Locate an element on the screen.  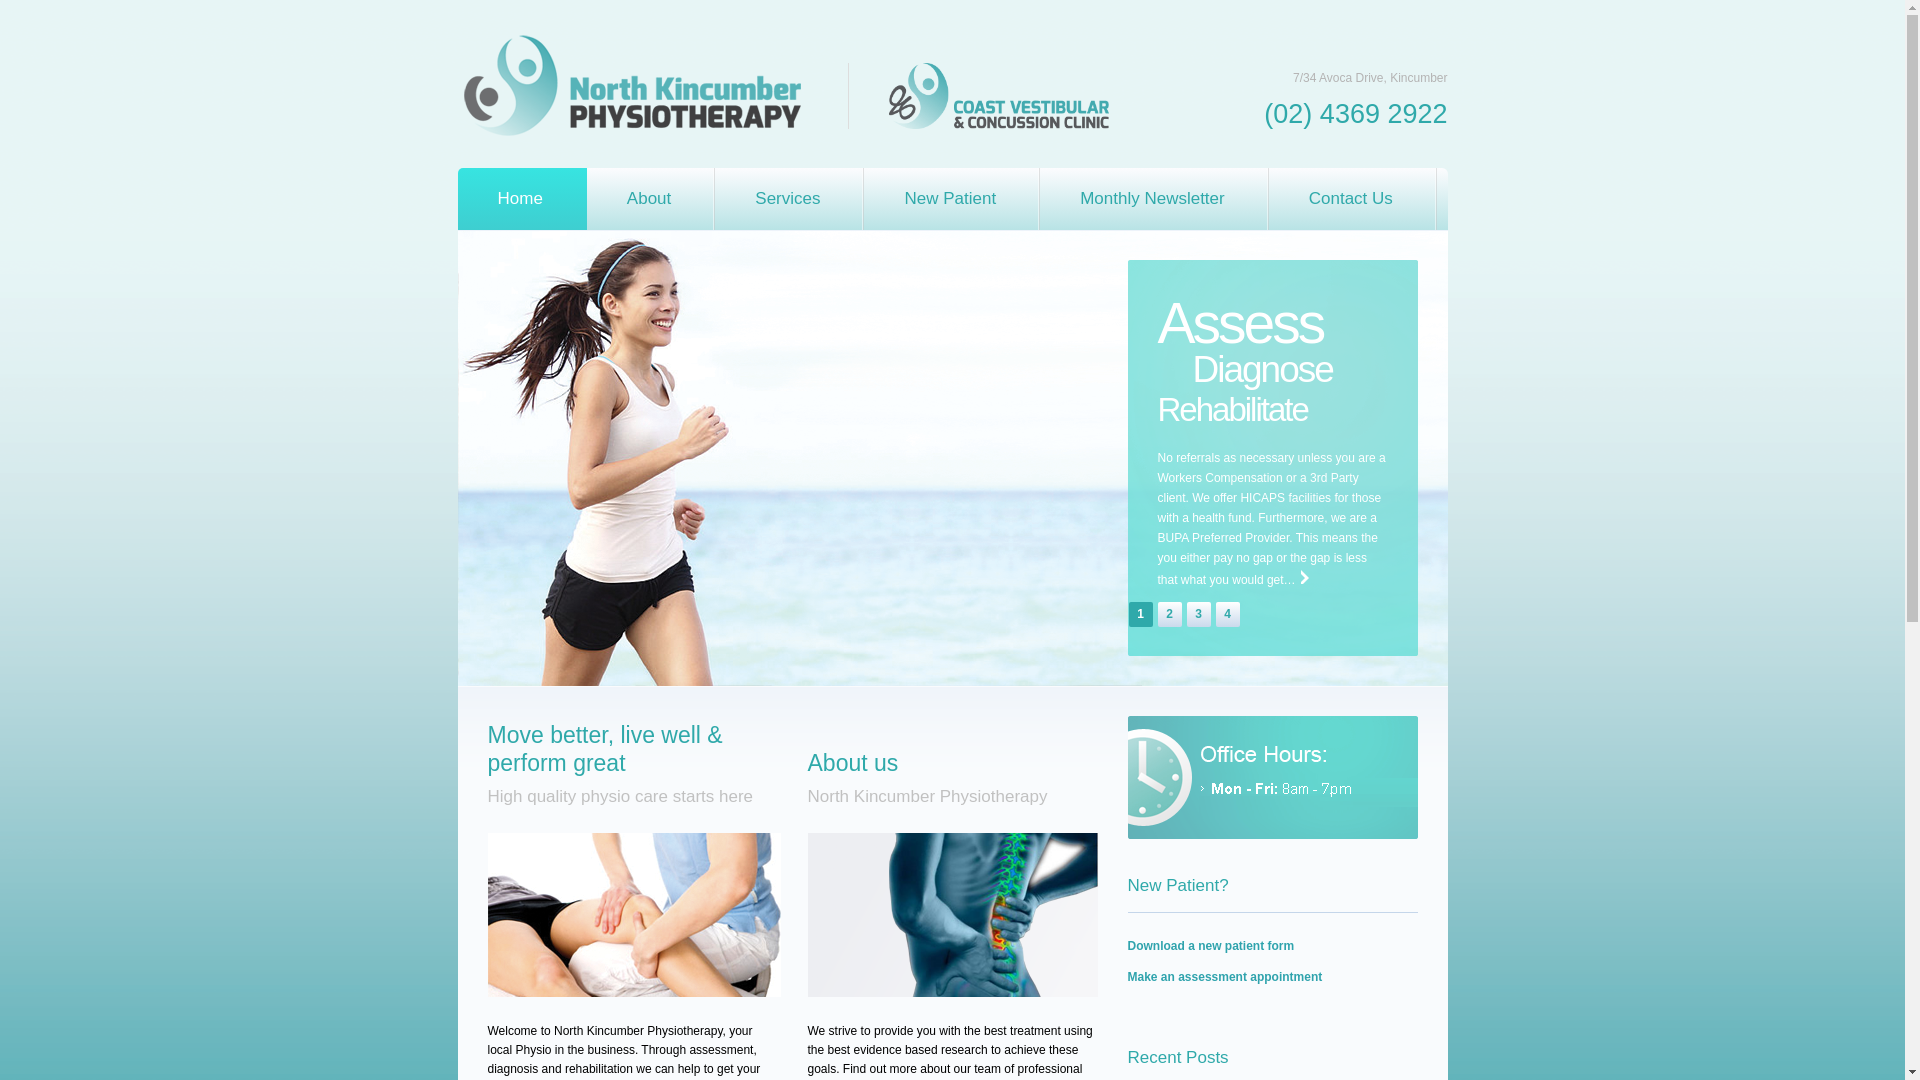
'Services' is located at coordinates (788, 199).